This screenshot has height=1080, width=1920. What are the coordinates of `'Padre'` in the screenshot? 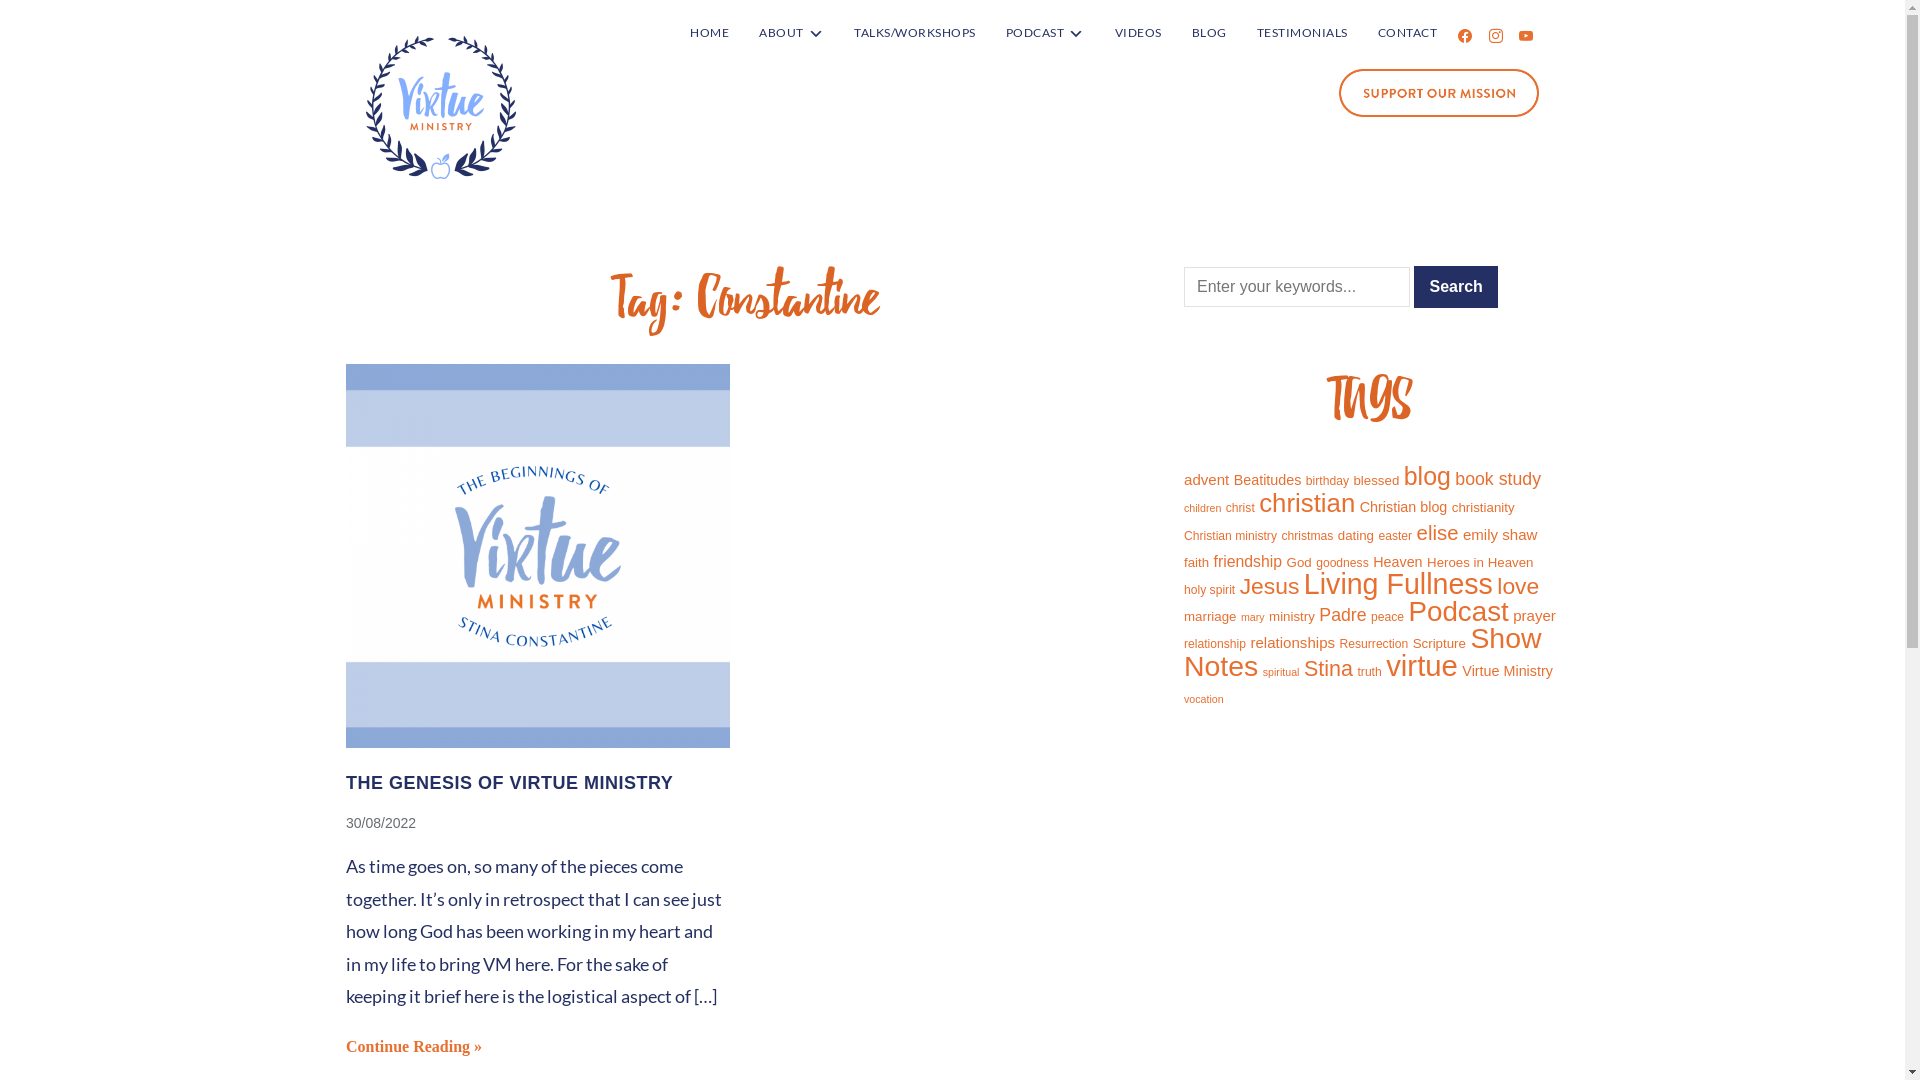 It's located at (1342, 613).